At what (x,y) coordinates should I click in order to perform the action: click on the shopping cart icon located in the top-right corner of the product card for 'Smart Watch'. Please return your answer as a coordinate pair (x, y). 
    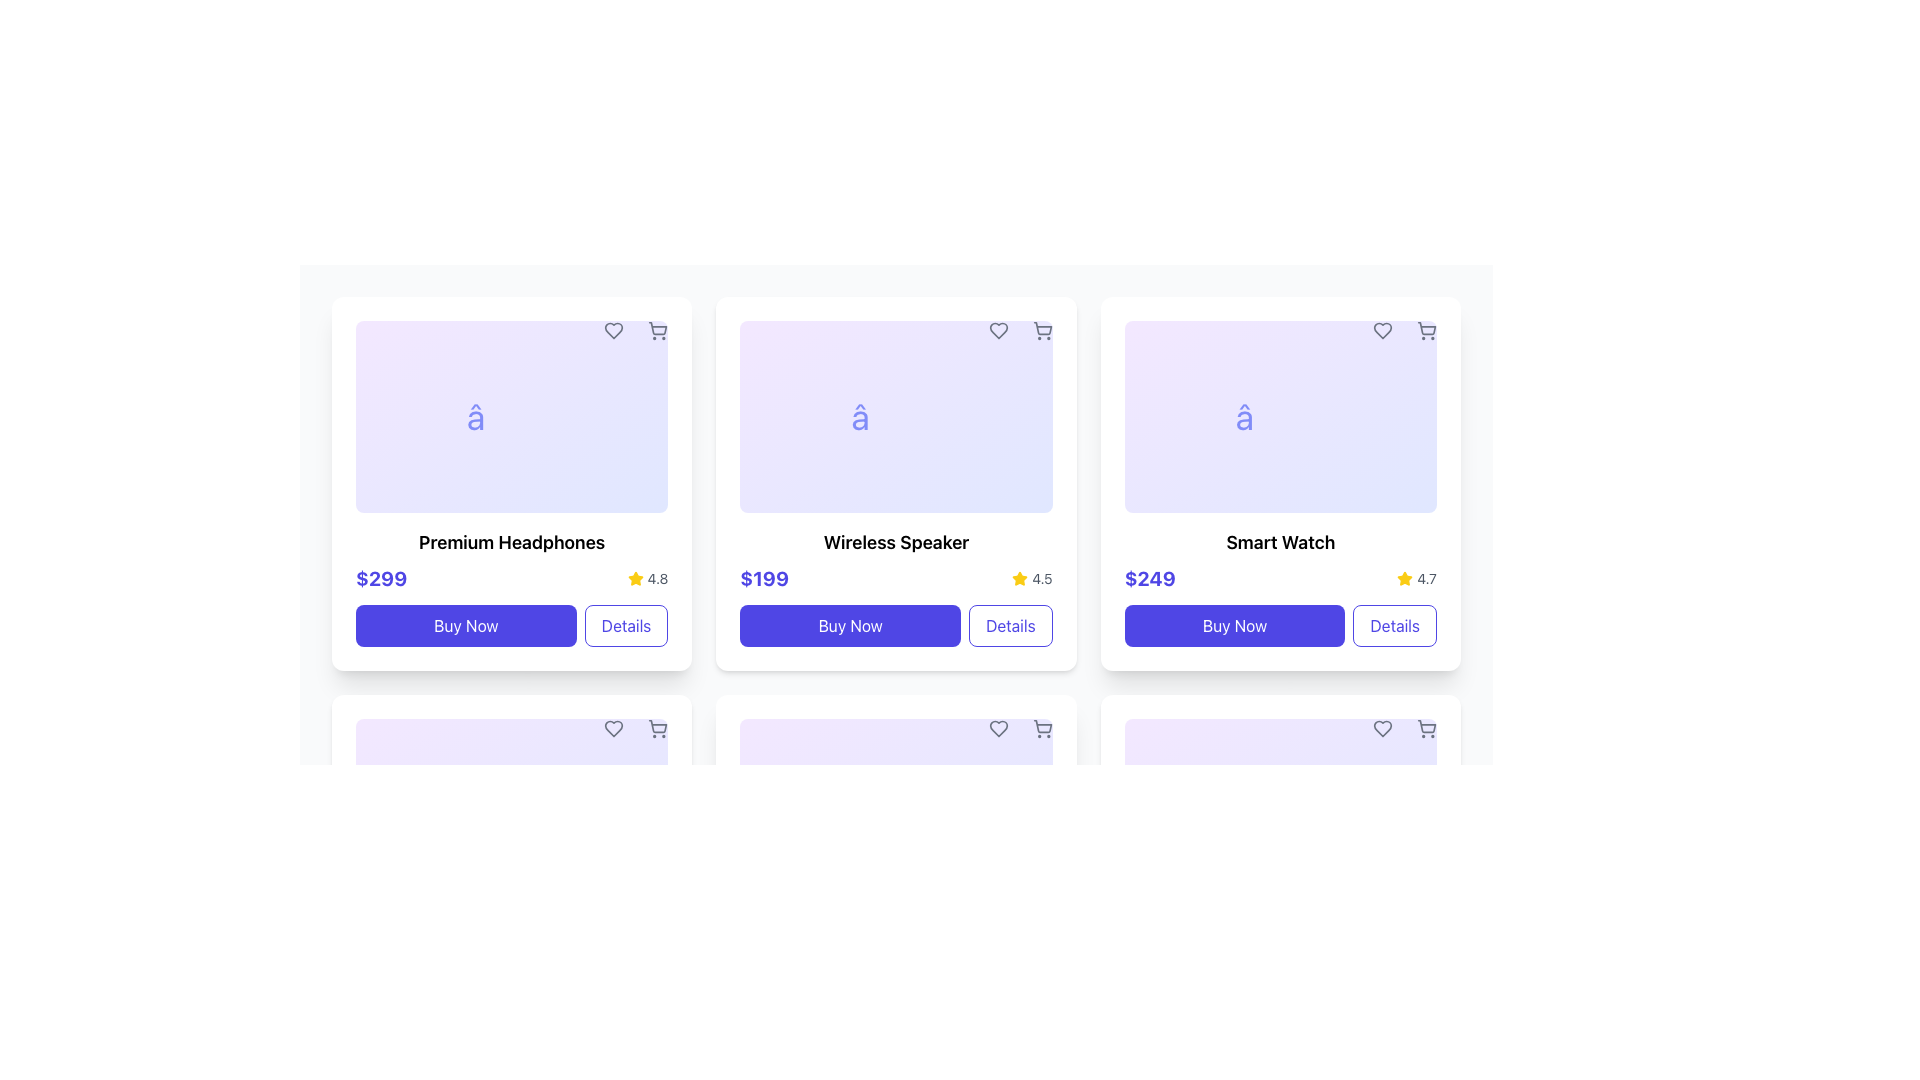
    Looking at the image, I should click on (1426, 327).